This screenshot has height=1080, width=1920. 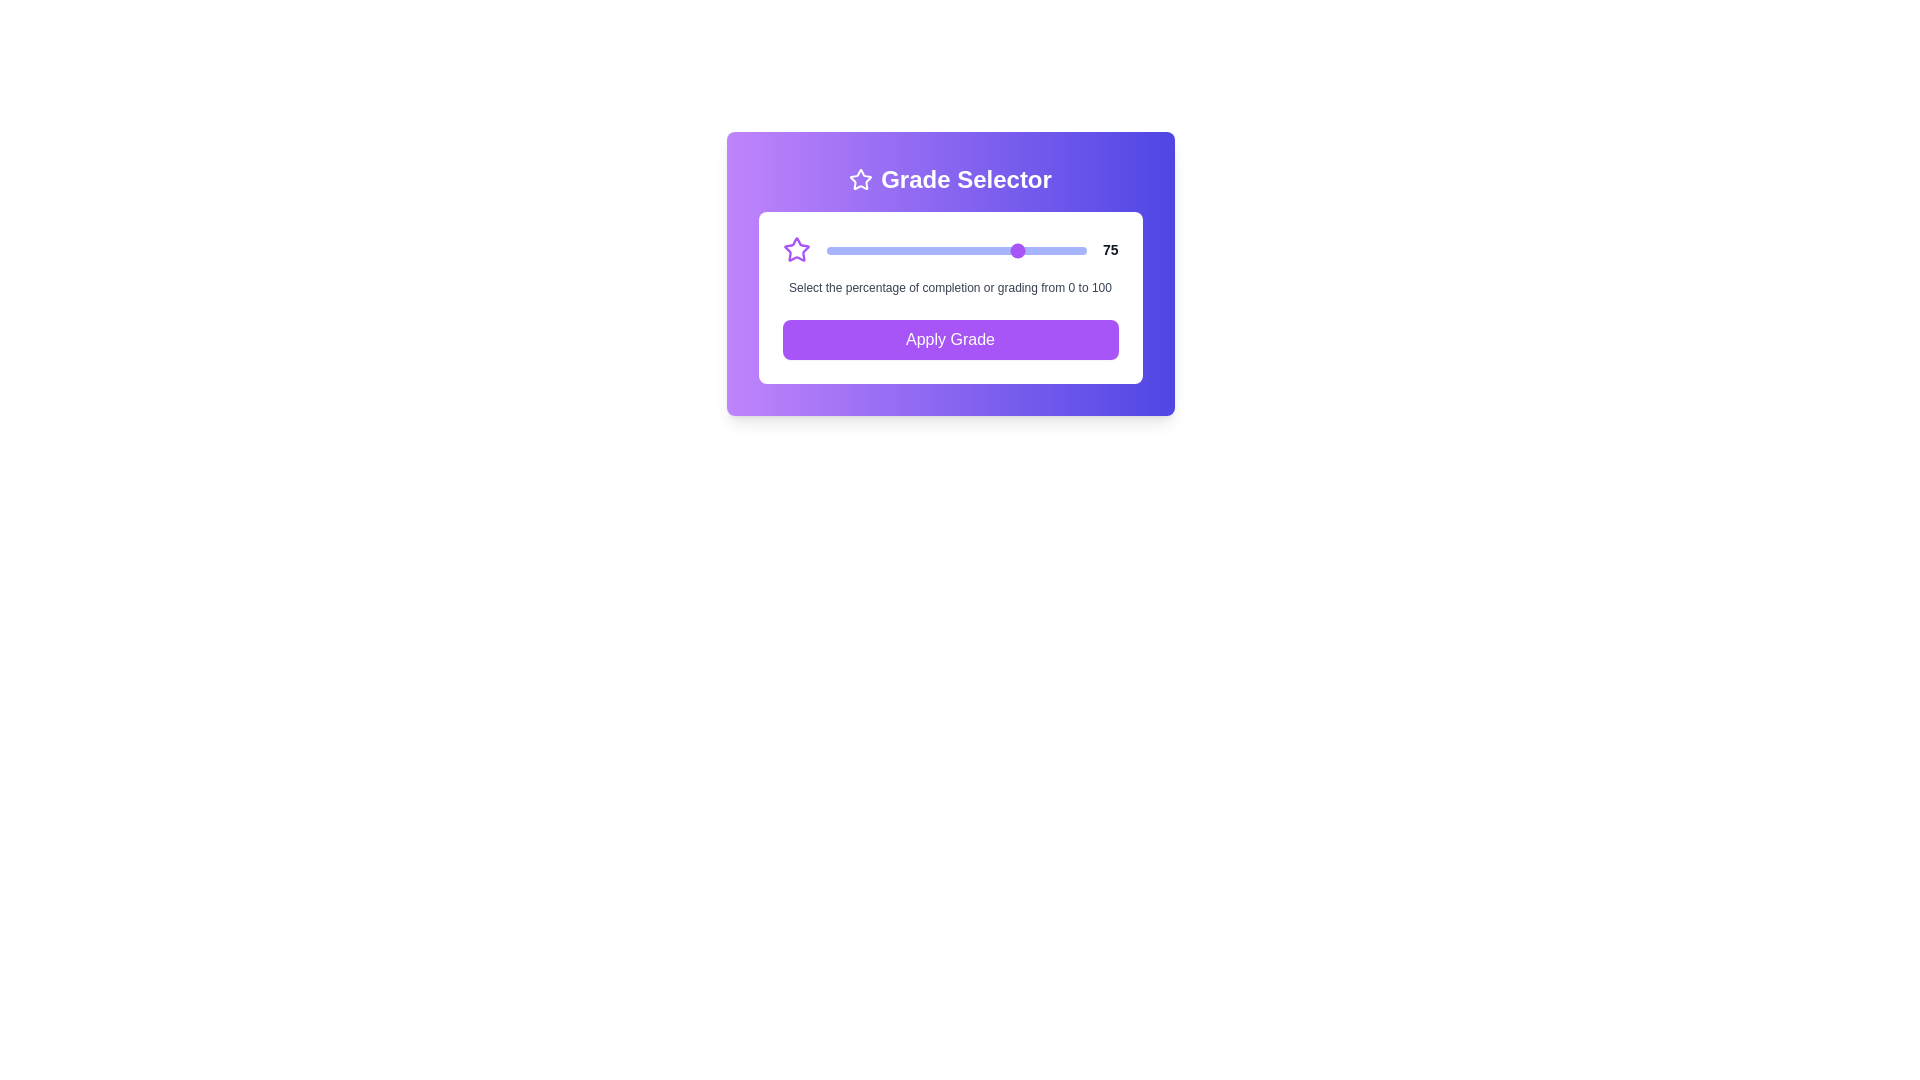 What do you see at coordinates (949, 288) in the screenshot?
I see `the text label that instructs 'Select the percentage of completion or grading from 0 to 100', which is styled in medium-sized gray text and located below the slider component in a card-like dialog` at bounding box center [949, 288].